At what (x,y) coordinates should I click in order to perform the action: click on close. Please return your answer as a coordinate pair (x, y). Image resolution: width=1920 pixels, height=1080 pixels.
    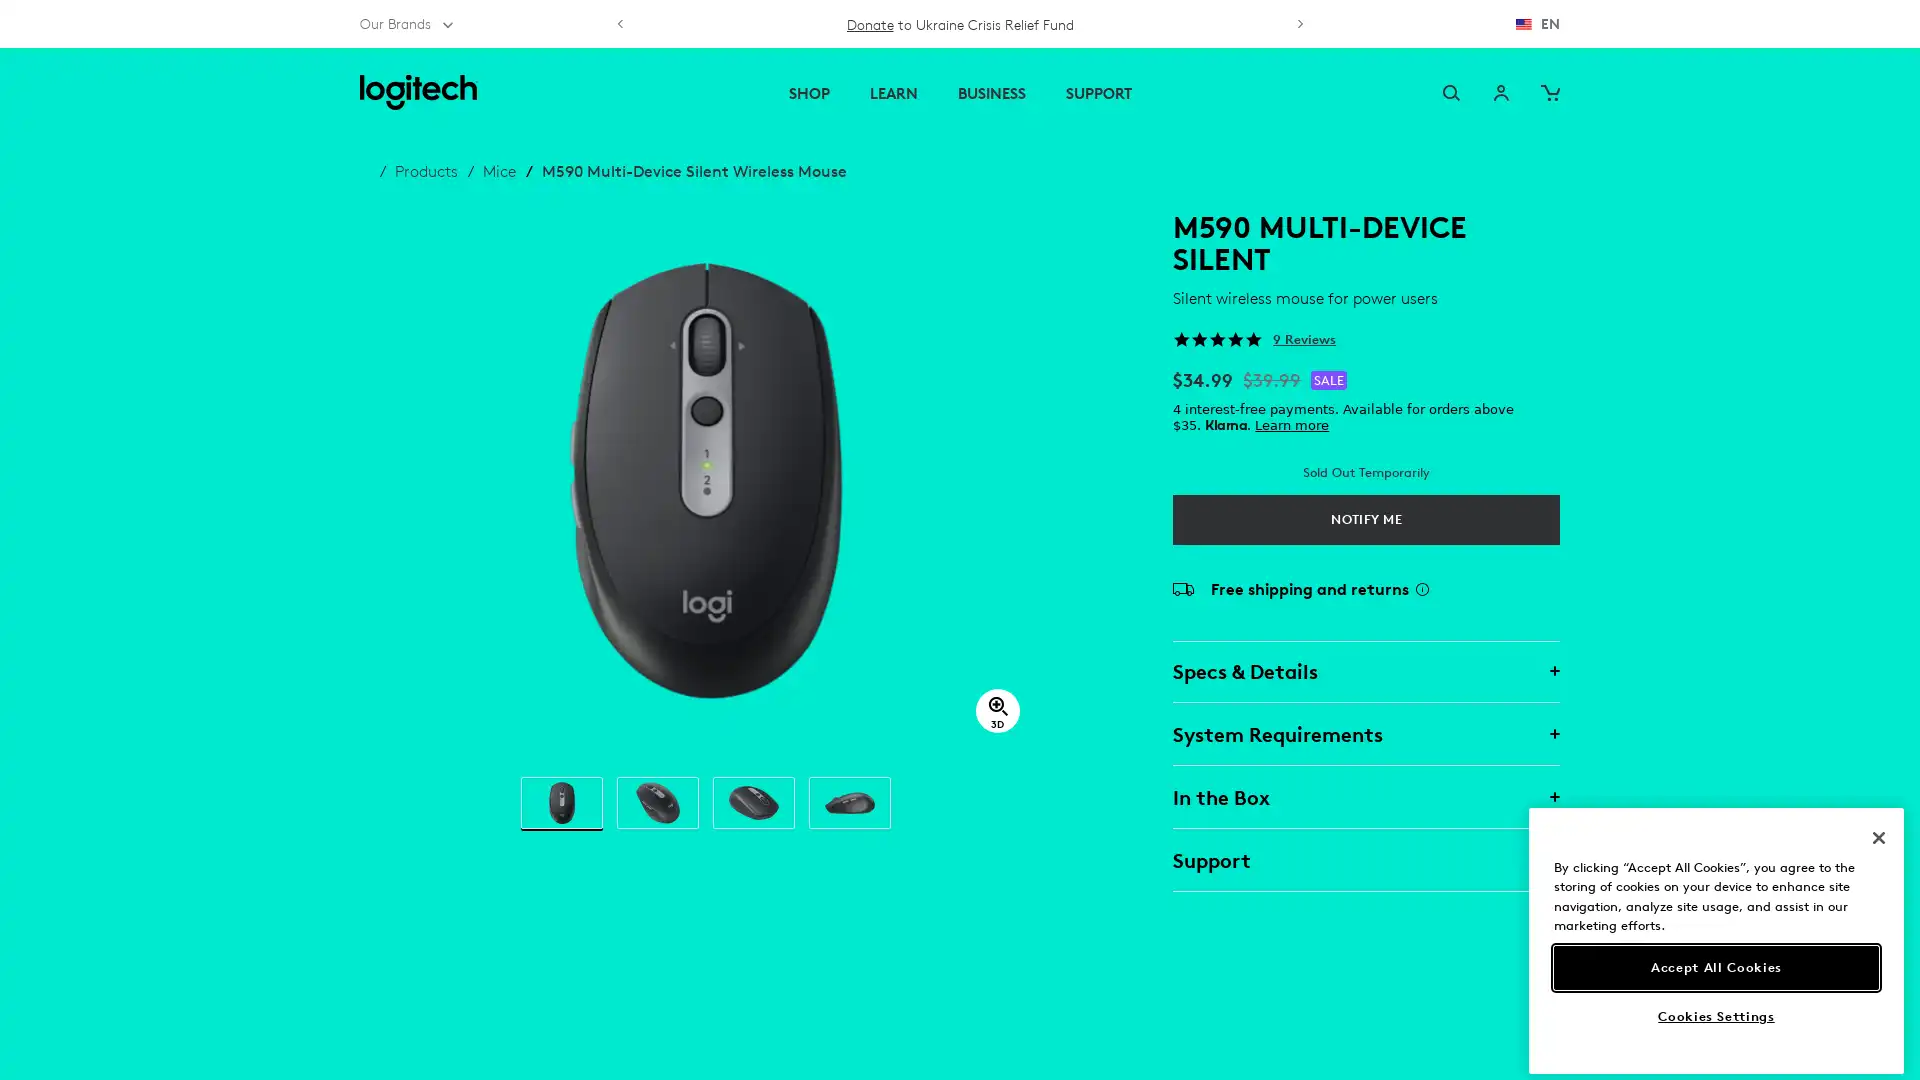
    Looking at the image, I should click on (997, 248).